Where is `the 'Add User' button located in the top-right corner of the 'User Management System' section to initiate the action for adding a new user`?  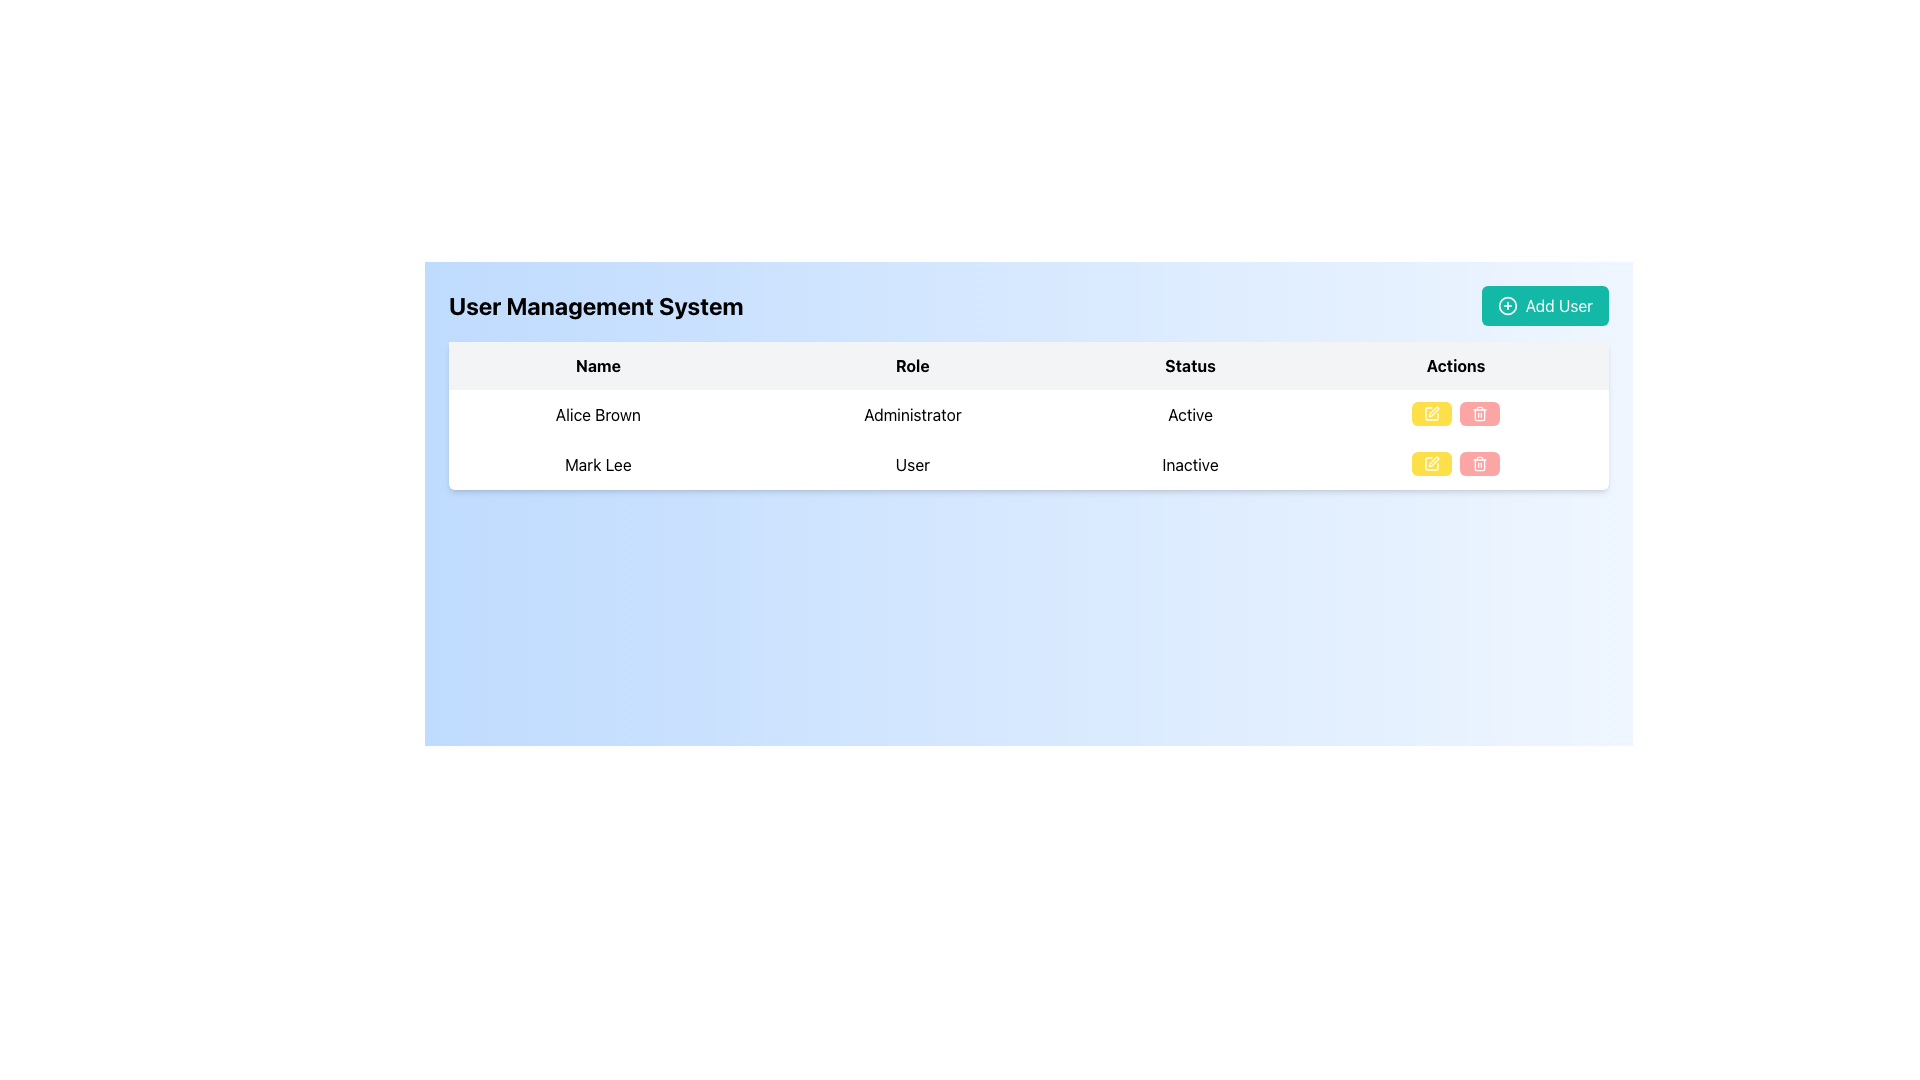
the 'Add User' button located in the top-right corner of the 'User Management System' section to initiate the action for adding a new user is located at coordinates (1544, 305).